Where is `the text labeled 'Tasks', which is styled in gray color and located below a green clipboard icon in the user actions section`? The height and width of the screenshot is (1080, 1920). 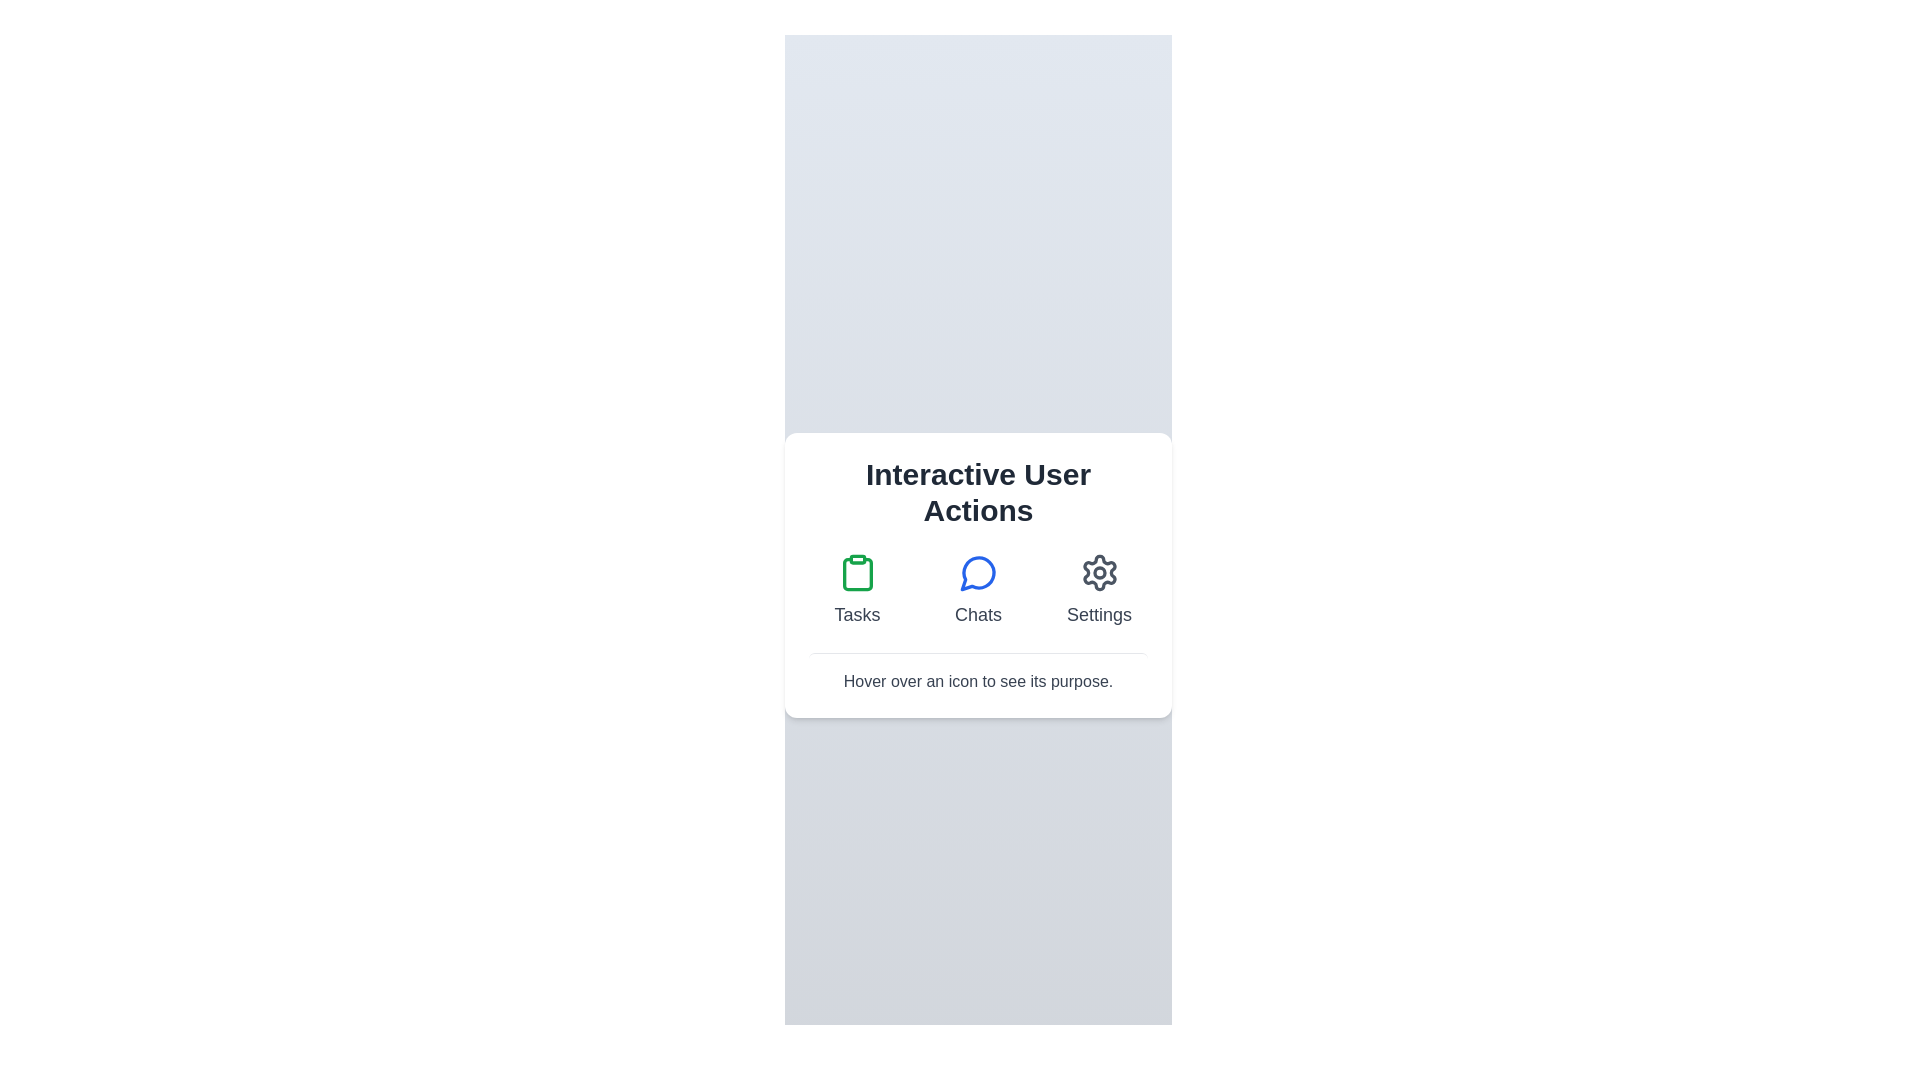
the text labeled 'Tasks', which is styled in gray color and located below a green clipboard icon in the user actions section is located at coordinates (857, 613).